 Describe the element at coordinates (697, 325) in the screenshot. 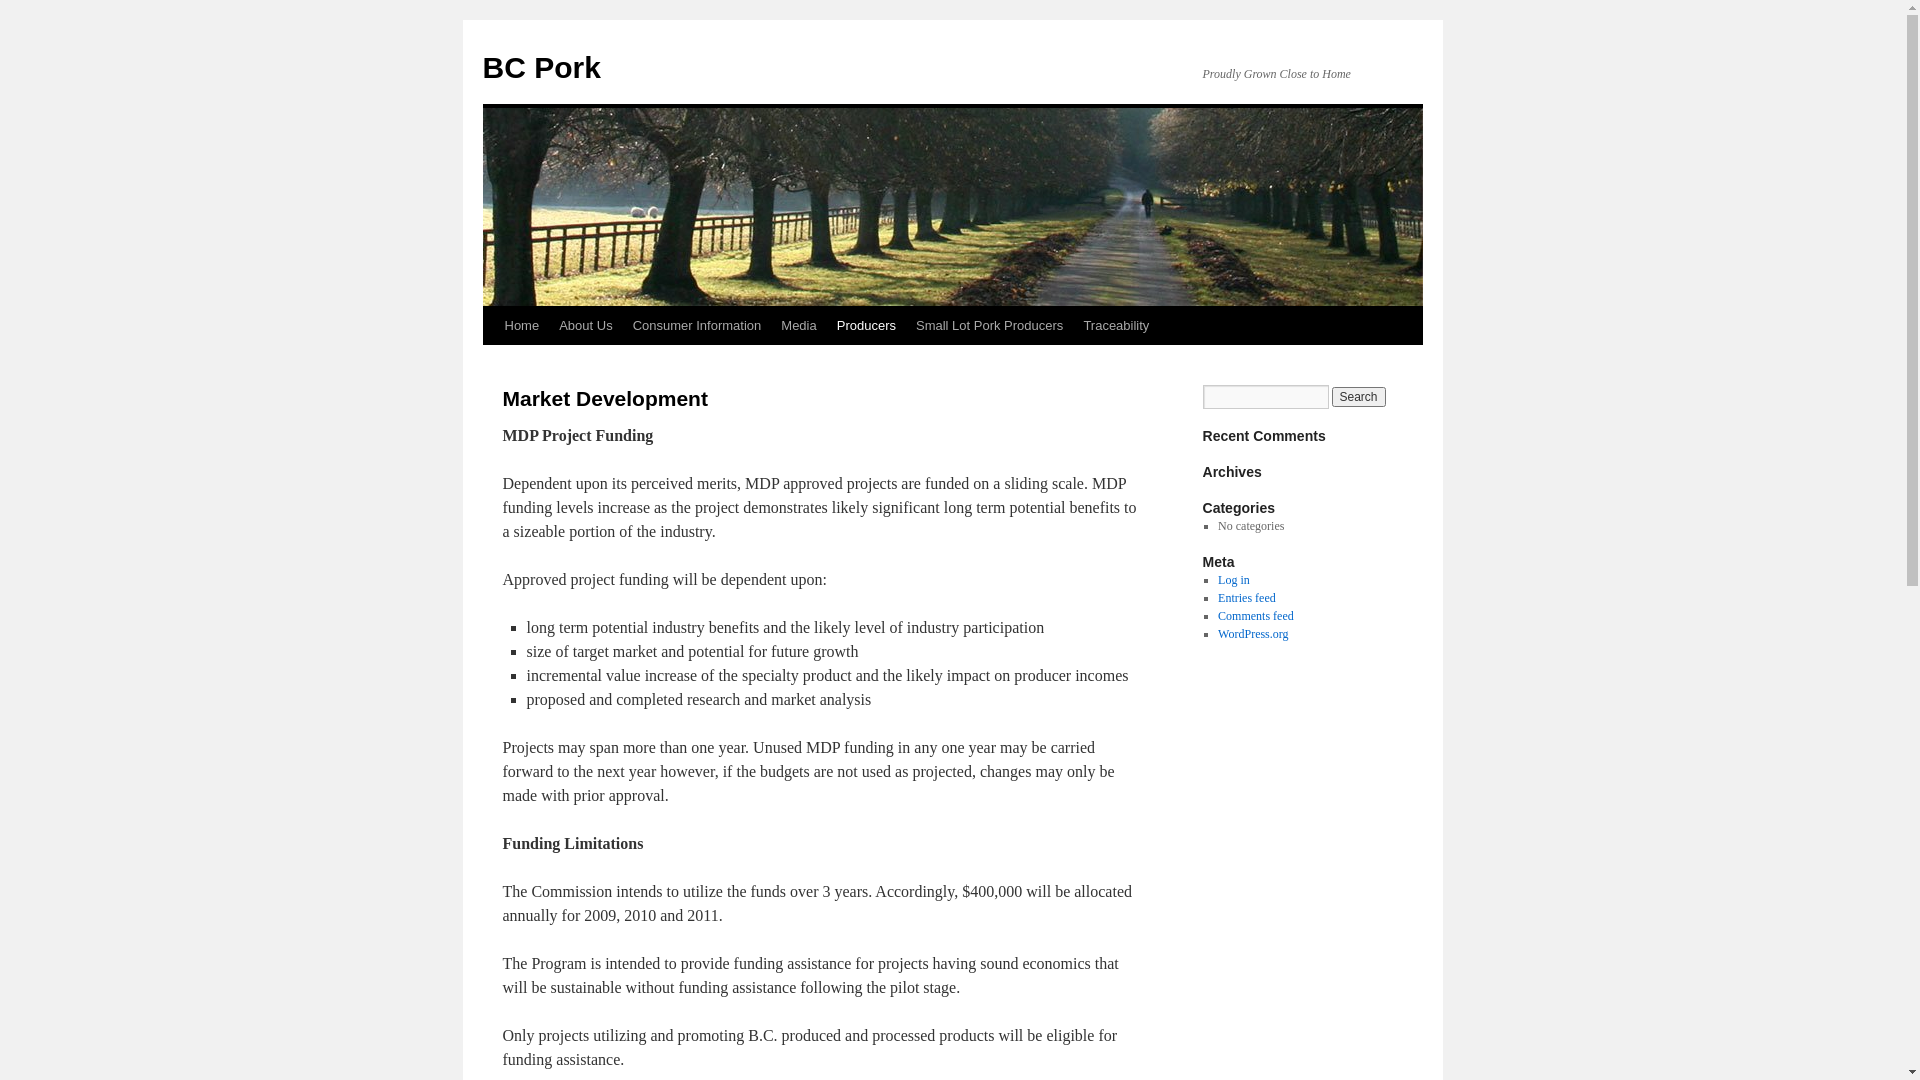

I see `'Consumer Information'` at that location.